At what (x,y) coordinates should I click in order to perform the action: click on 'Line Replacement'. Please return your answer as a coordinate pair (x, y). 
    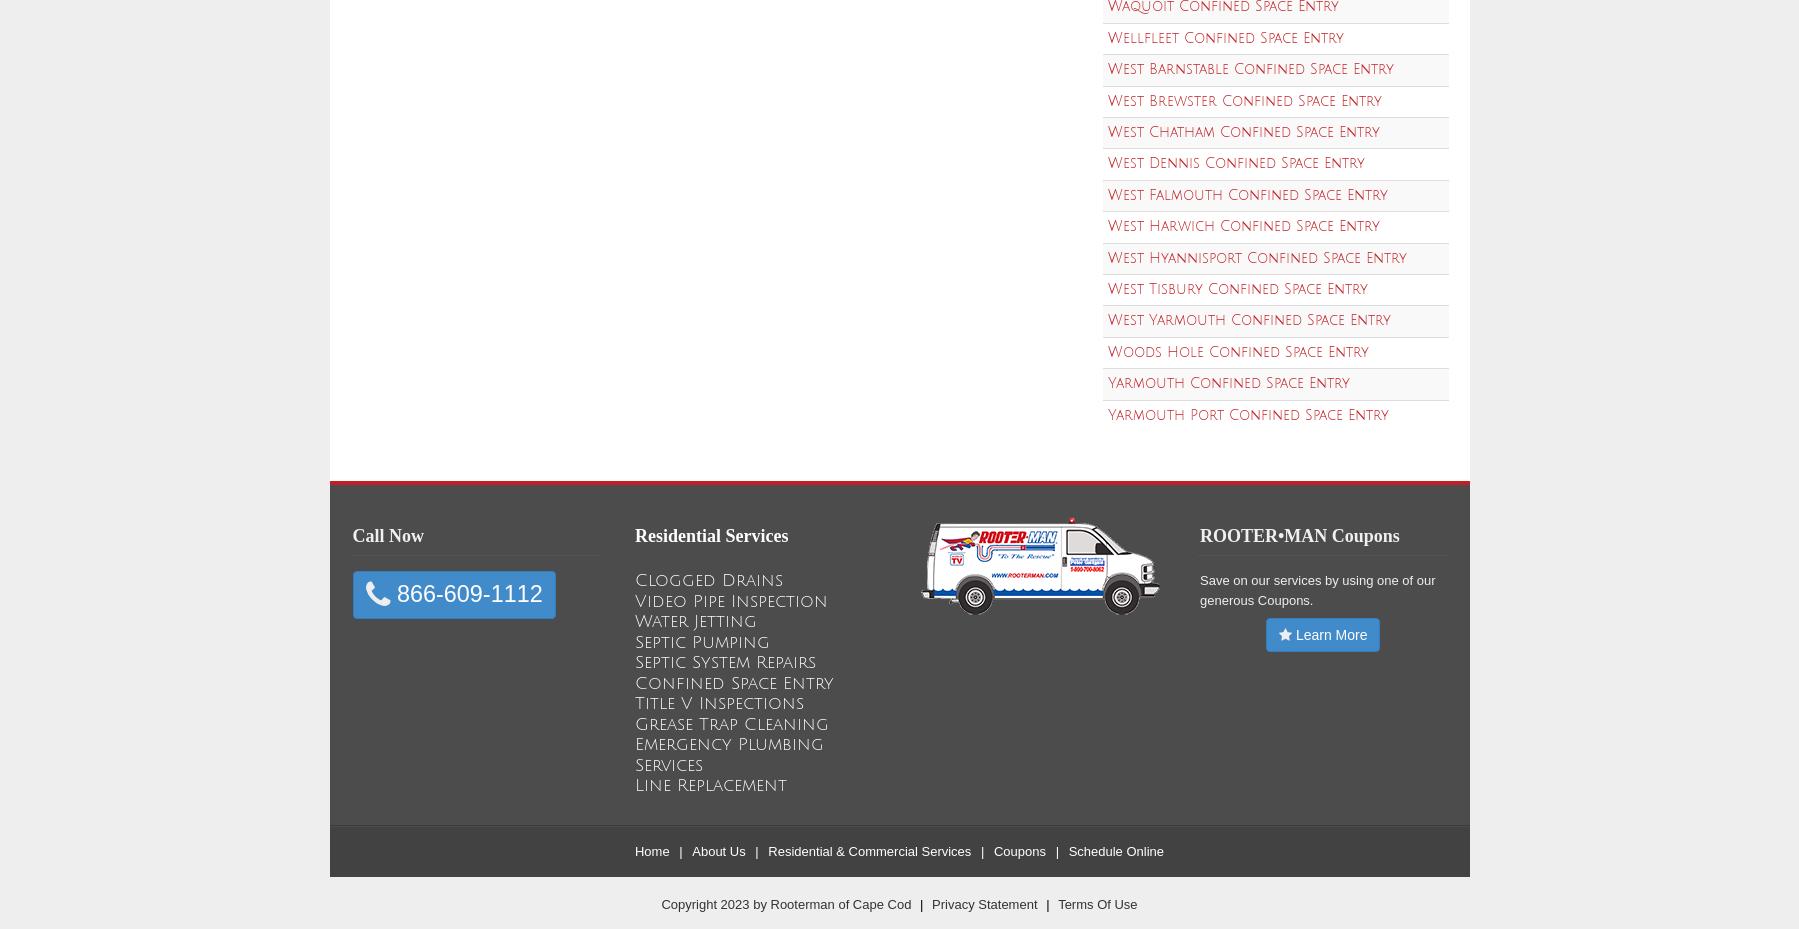
    Looking at the image, I should click on (710, 784).